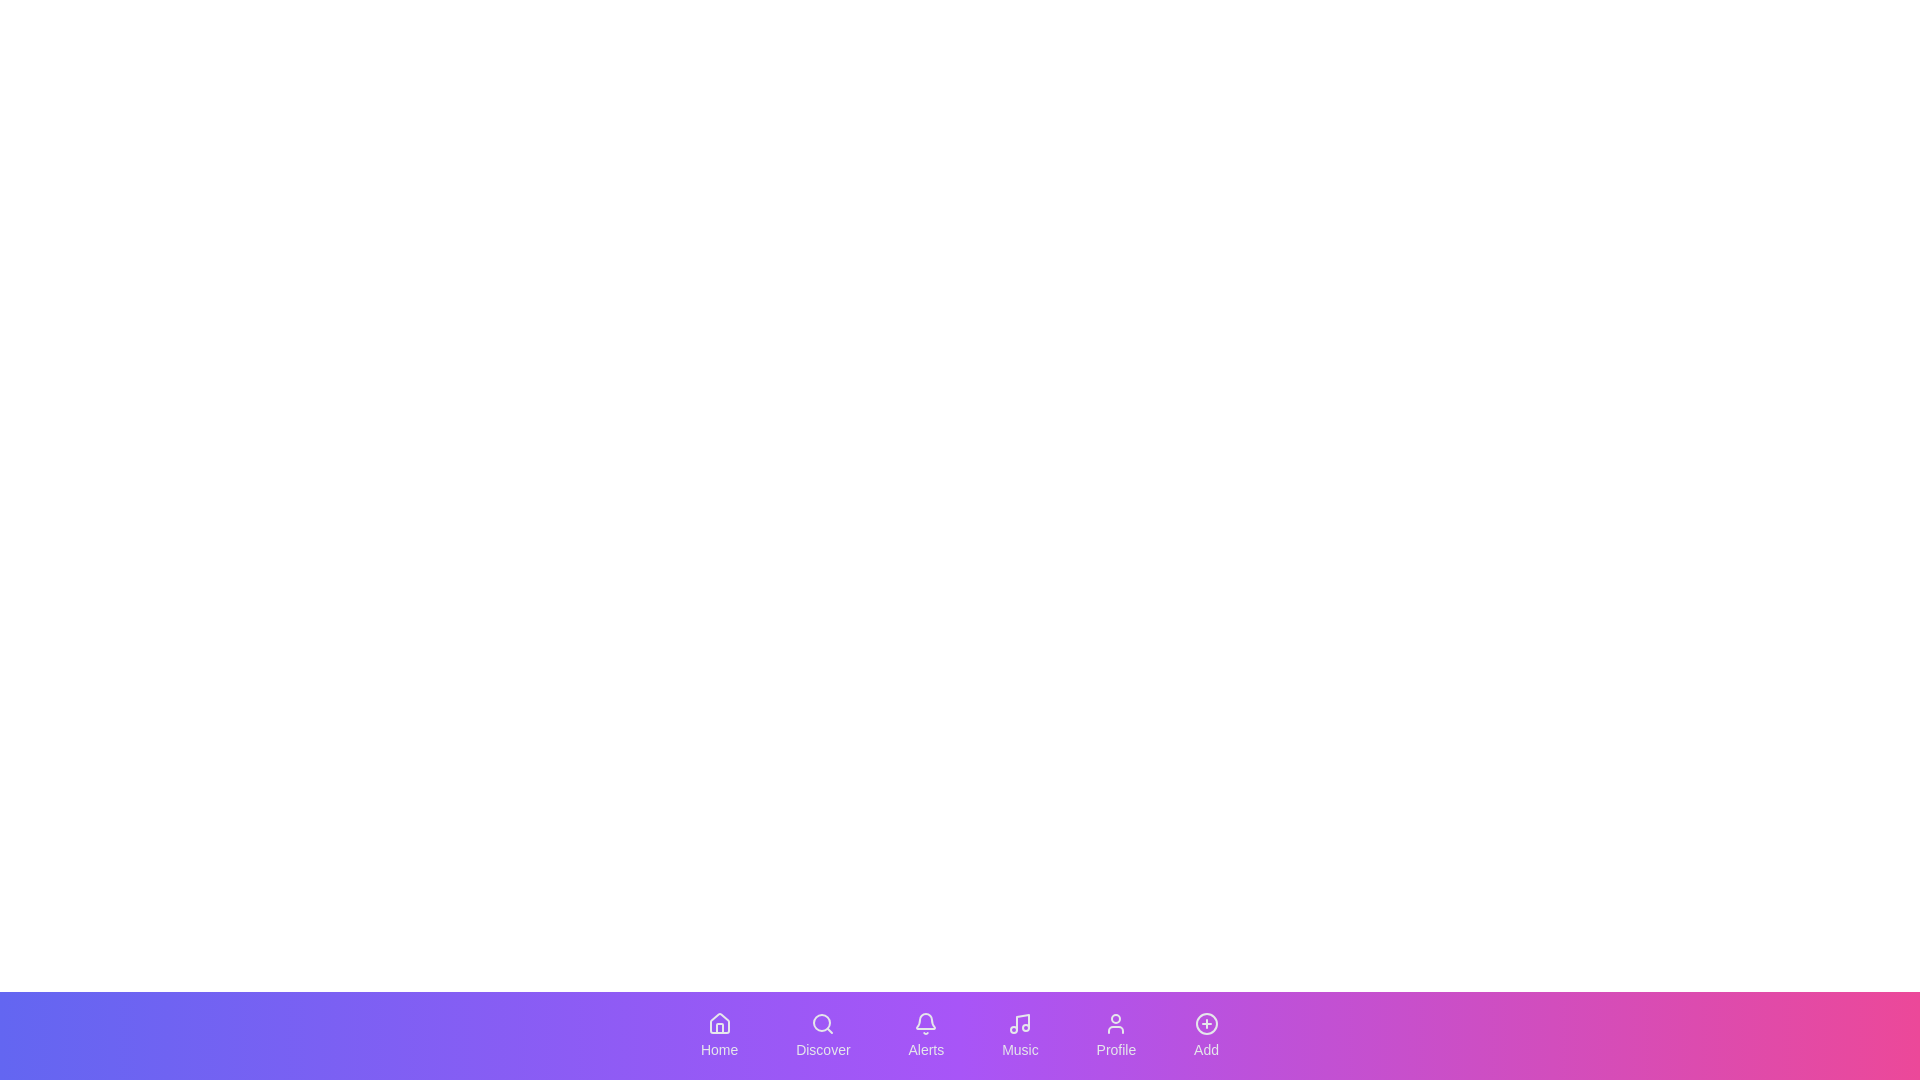 The width and height of the screenshot is (1920, 1080). What do you see at coordinates (1115, 1035) in the screenshot?
I see `the navigation icon labeled Profile` at bounding box center [1115, 1035].